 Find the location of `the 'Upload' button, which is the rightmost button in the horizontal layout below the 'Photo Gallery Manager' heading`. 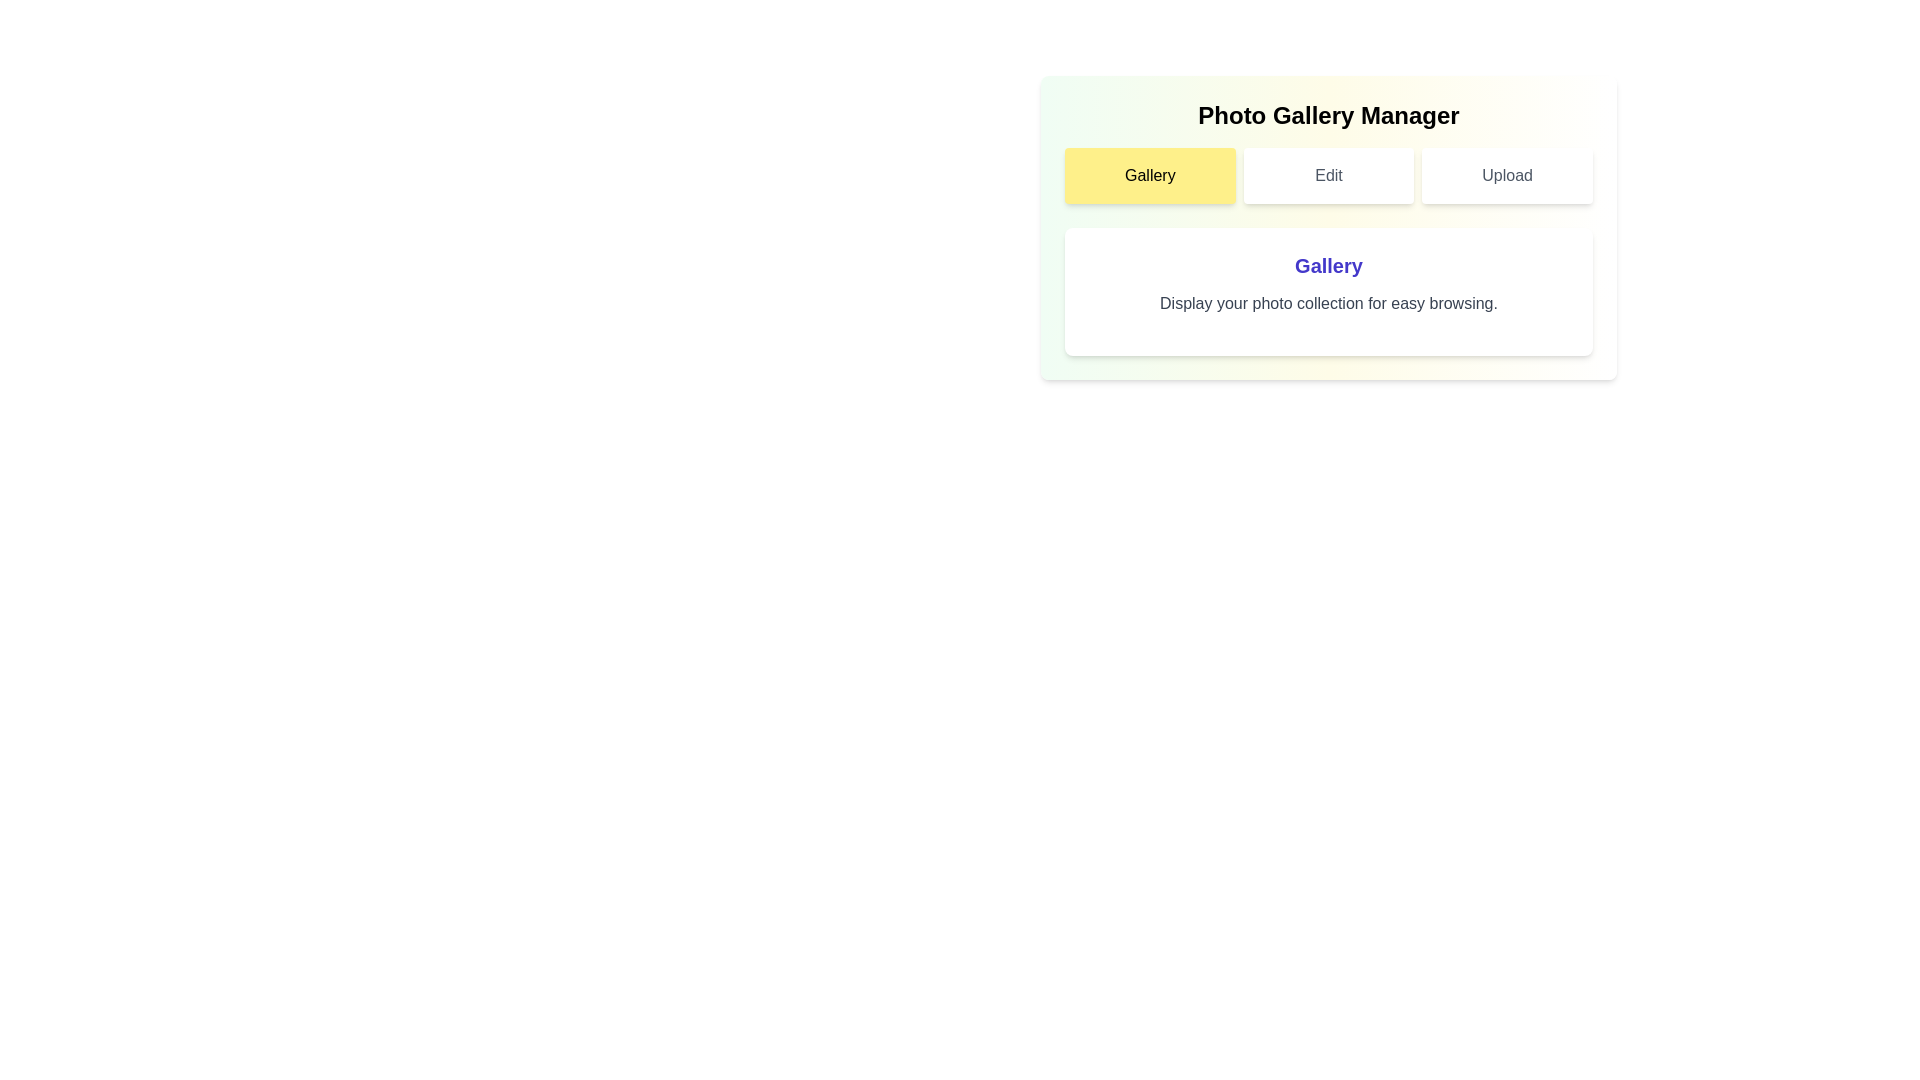

the 'Upload' button, which is the rightmost button in the horizontal layout below the 'Photo Gallery Manager' heading is located at coordinates (1507, 175).